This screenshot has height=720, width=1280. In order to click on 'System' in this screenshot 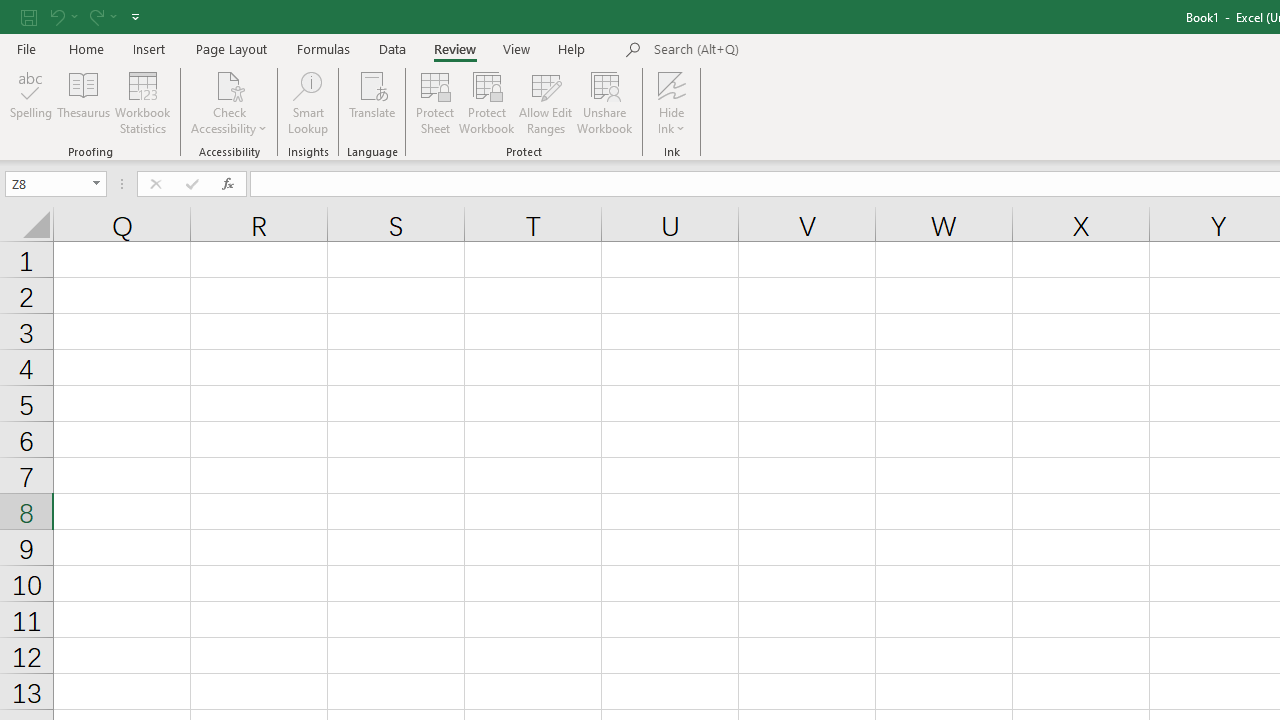, I will do `click(10, 11)`.